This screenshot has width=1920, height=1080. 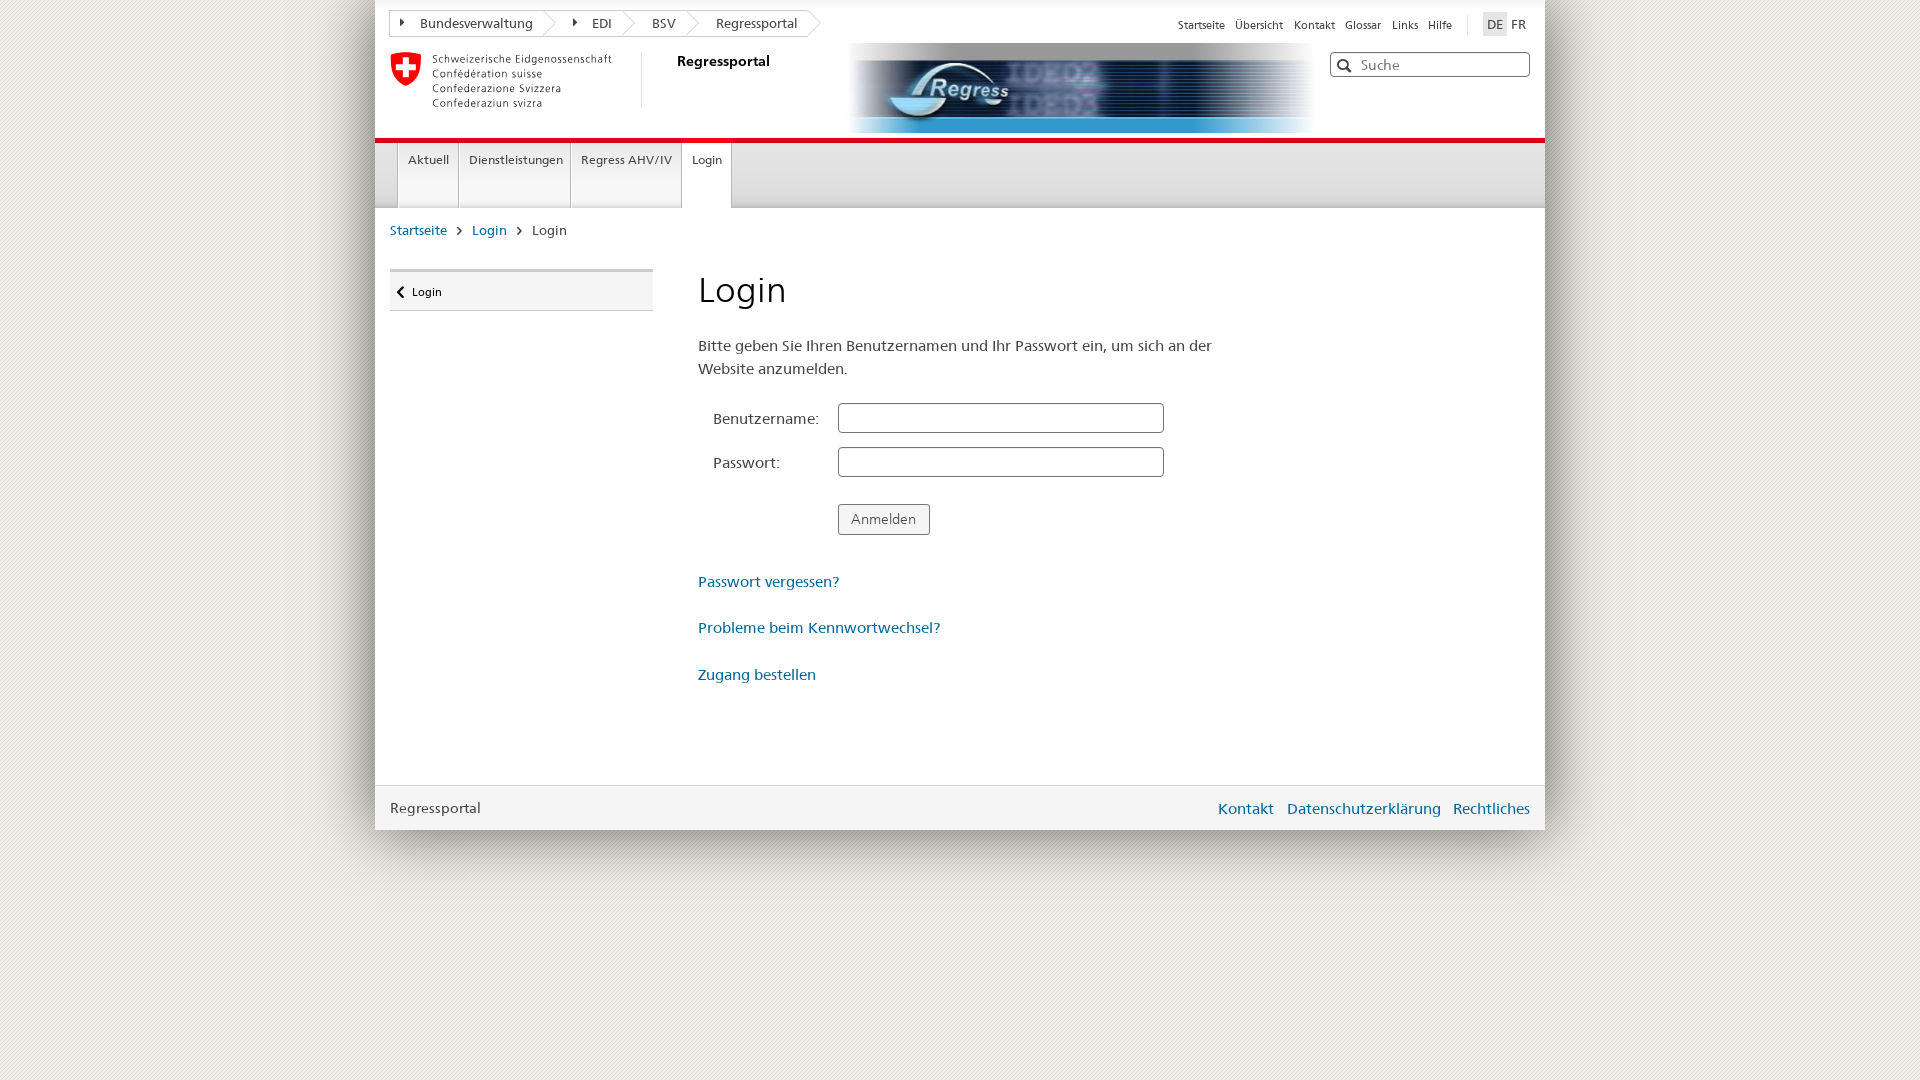 I want to click on 'Login', so click(x=489, y=229).